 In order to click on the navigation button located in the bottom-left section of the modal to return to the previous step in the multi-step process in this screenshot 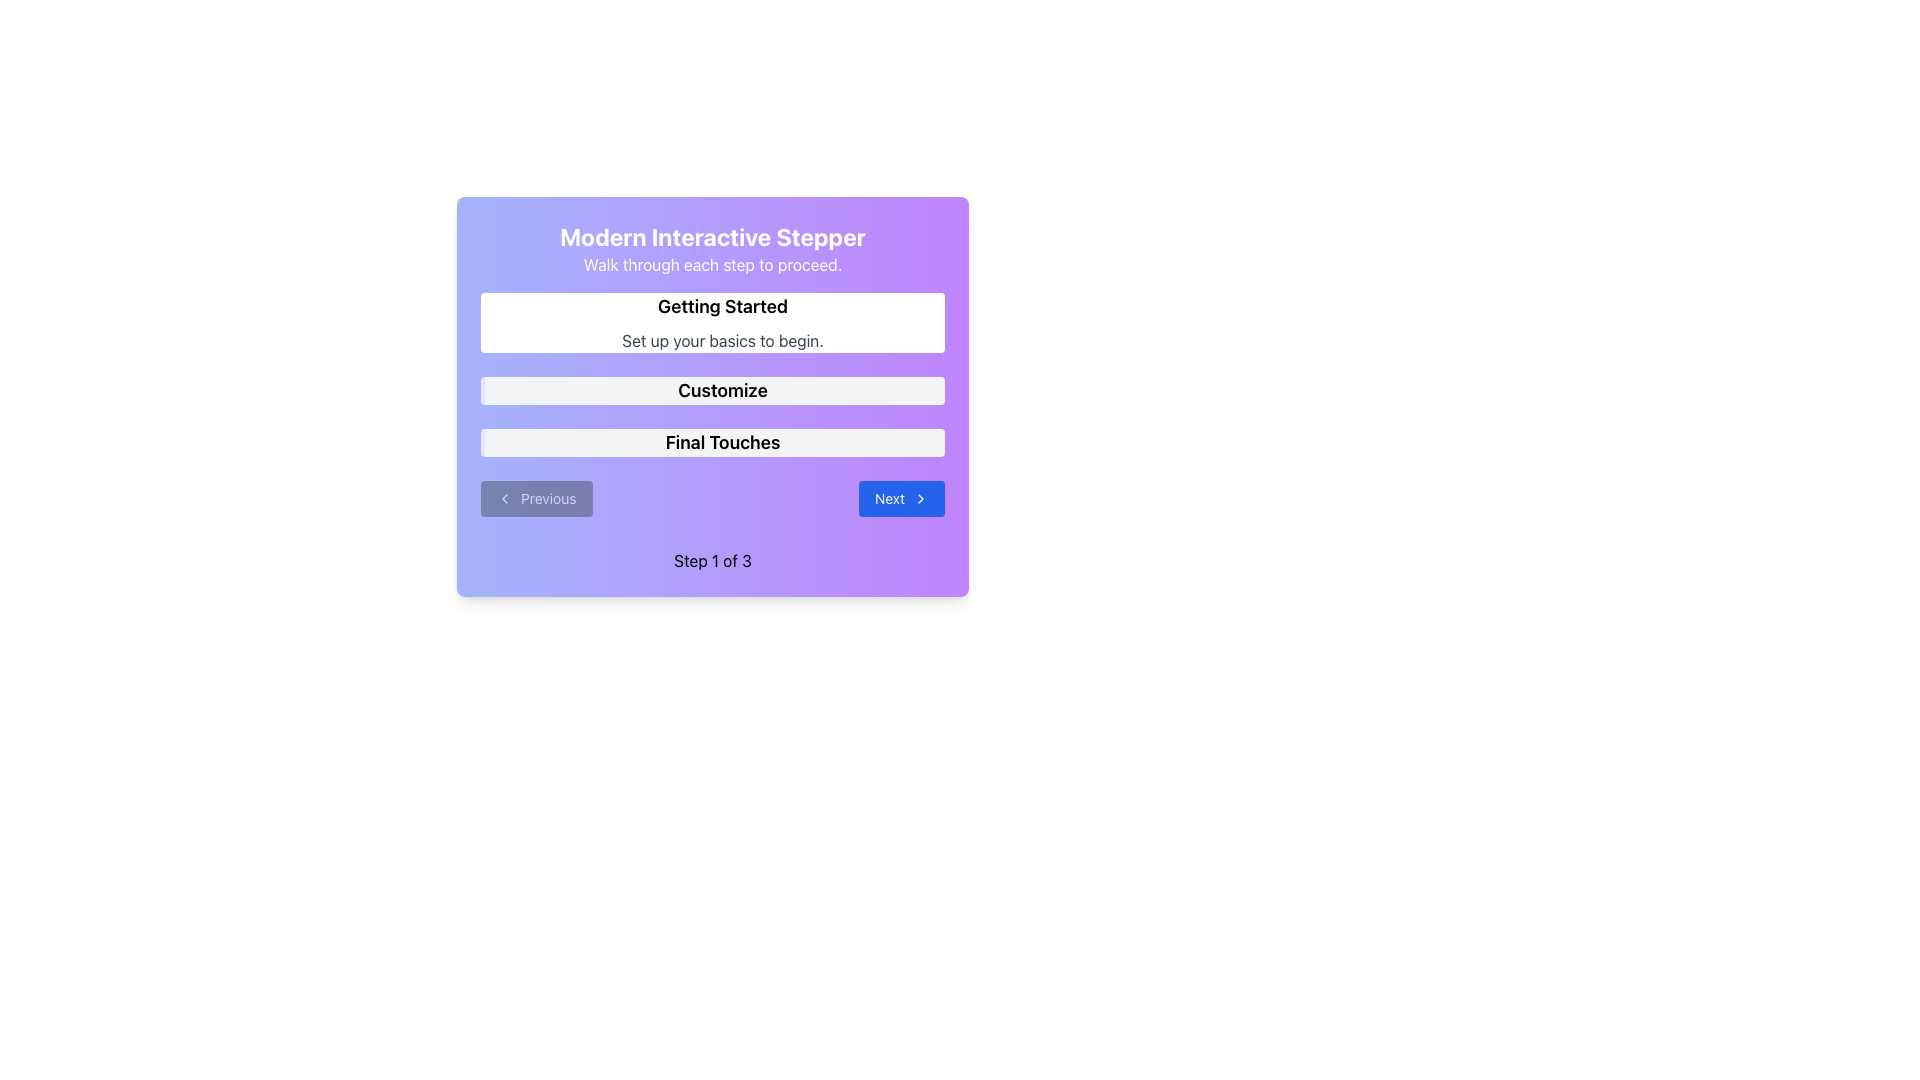, I will do `click(536, 497)`.